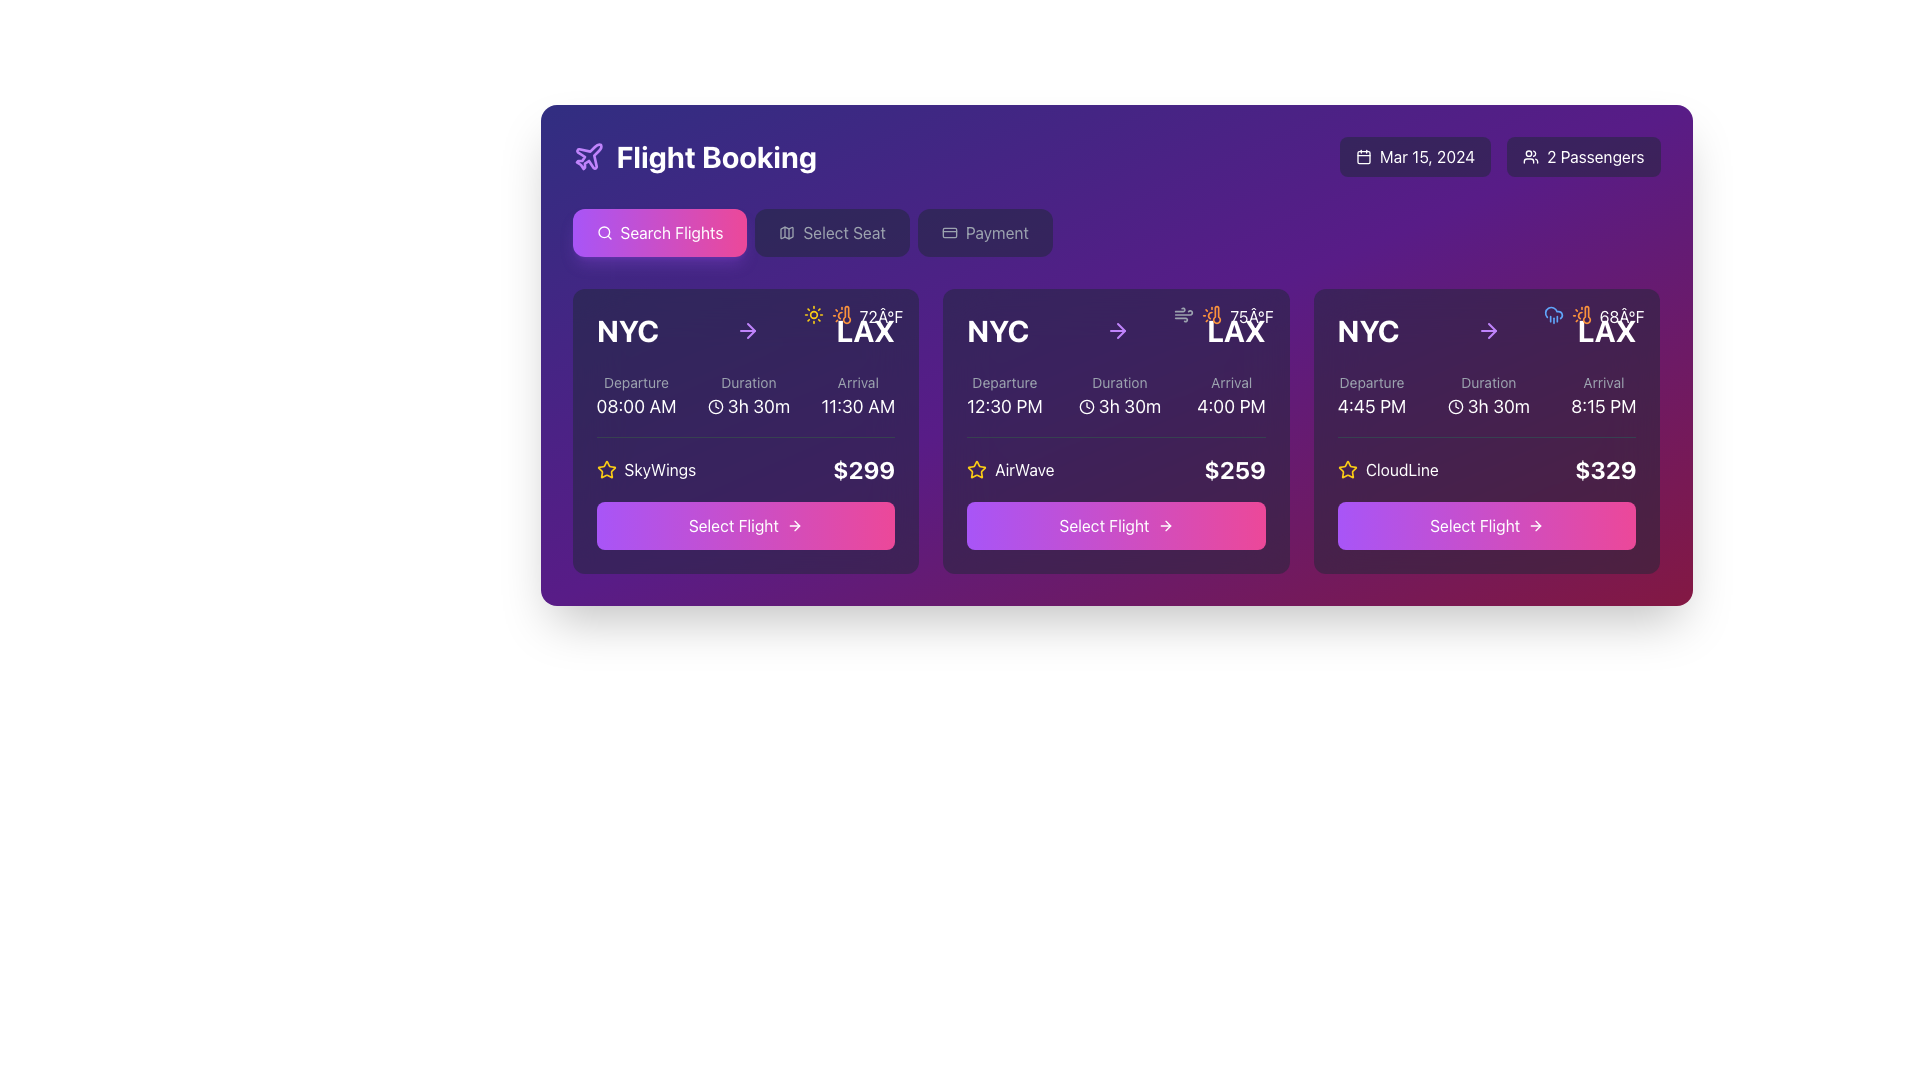 Image resolution: width=1920 pixels, height=1080 pixels. I want to click on the sun icon in the weather information section of the first flight card (NYC to LAX) located above the temperature text '72°F', so click(813, 315).